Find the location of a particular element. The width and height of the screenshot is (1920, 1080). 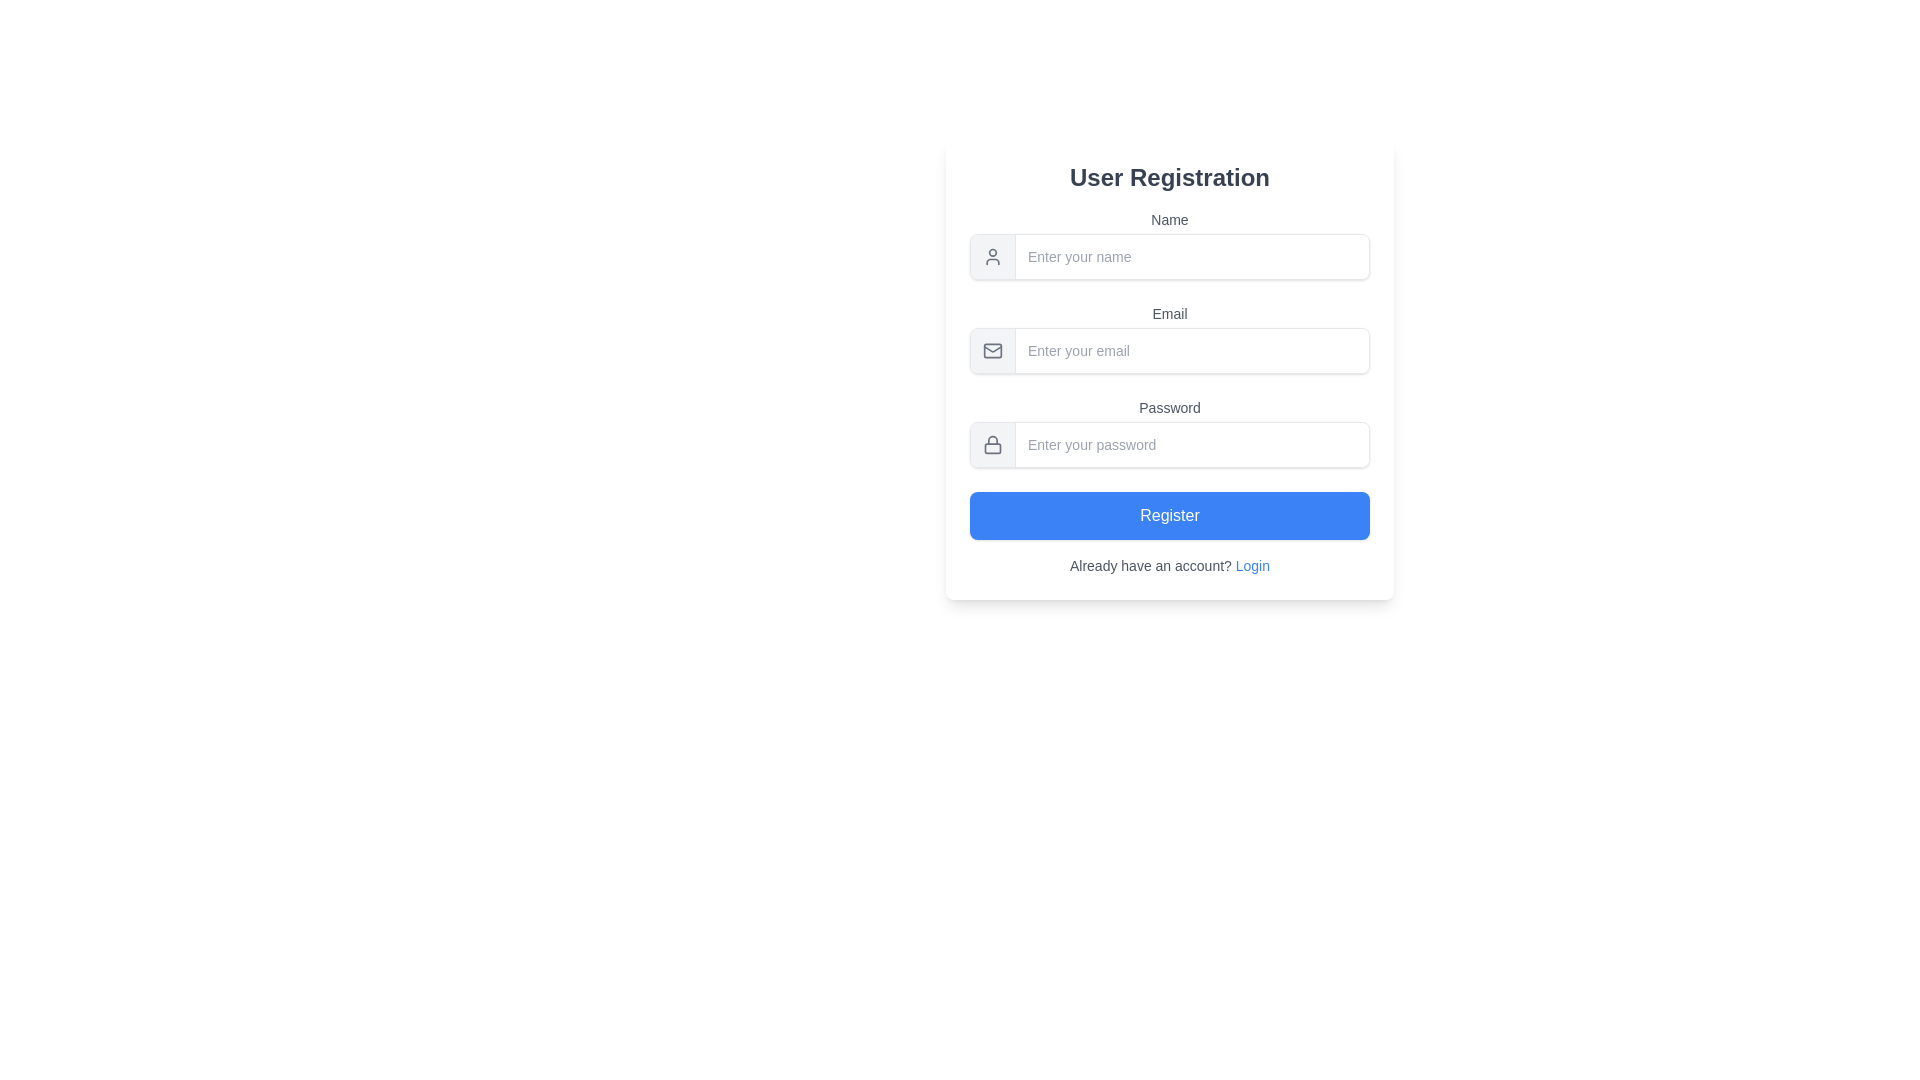

the email input icon located to the left of the email input field in the user registration form is located at coordinates (993, 350).